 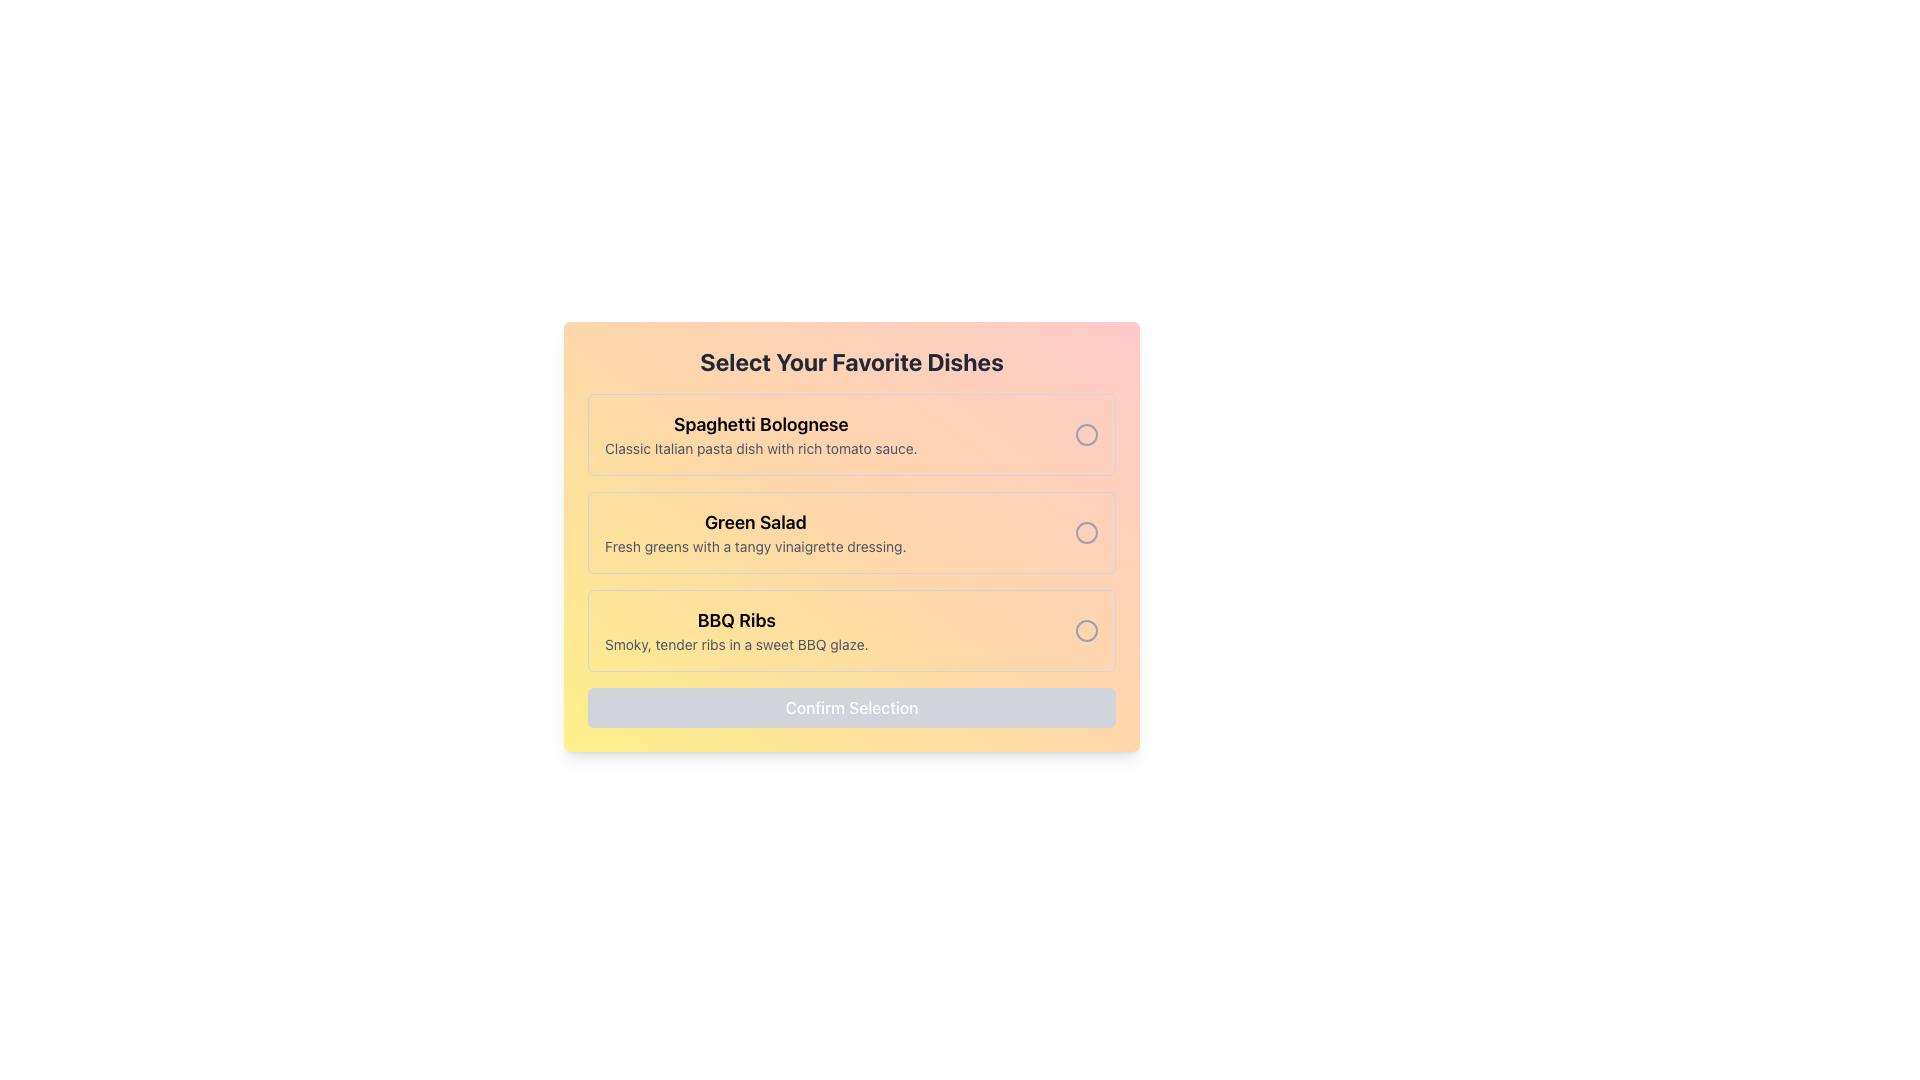 I want to click on the visual indicator for the radio button corresponding to 'Spaghetti Bolognese' in the selection list, so click(x=1085, y=434).